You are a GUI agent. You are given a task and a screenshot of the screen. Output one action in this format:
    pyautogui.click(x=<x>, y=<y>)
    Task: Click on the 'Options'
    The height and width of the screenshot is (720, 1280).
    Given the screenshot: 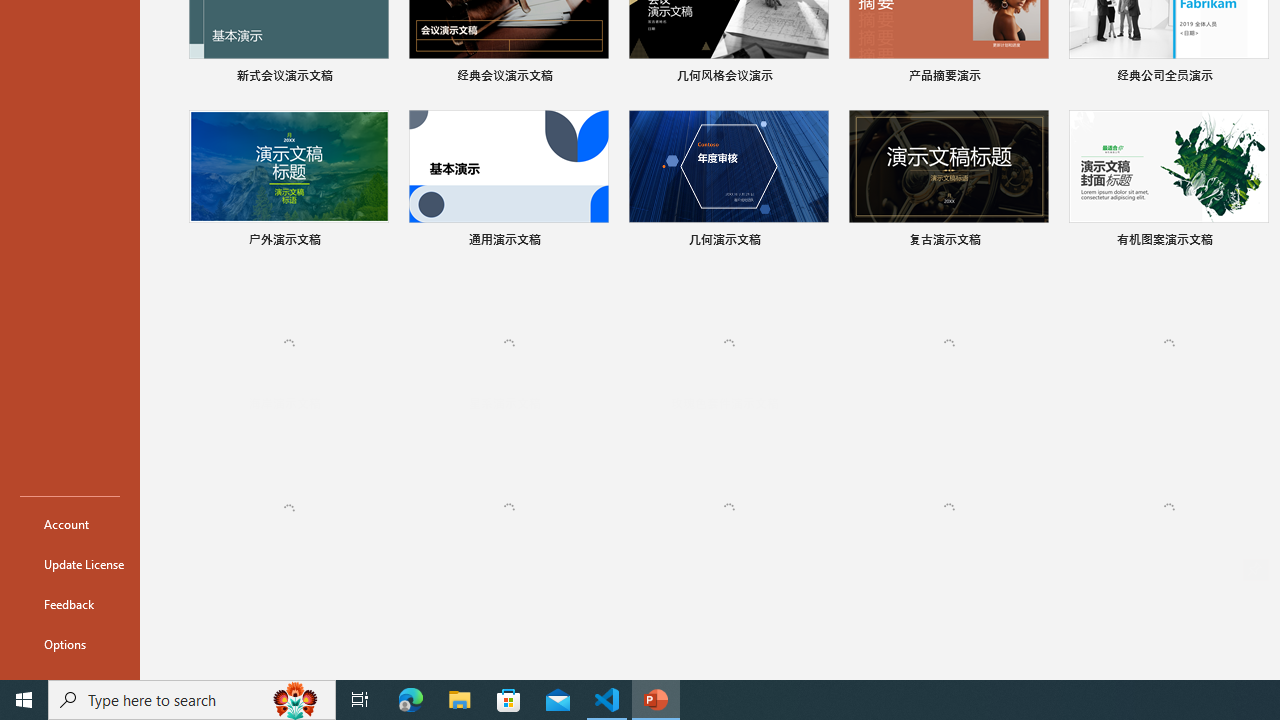 What is the action you would take?
    pyautogui.click(x=69, y=644)
    